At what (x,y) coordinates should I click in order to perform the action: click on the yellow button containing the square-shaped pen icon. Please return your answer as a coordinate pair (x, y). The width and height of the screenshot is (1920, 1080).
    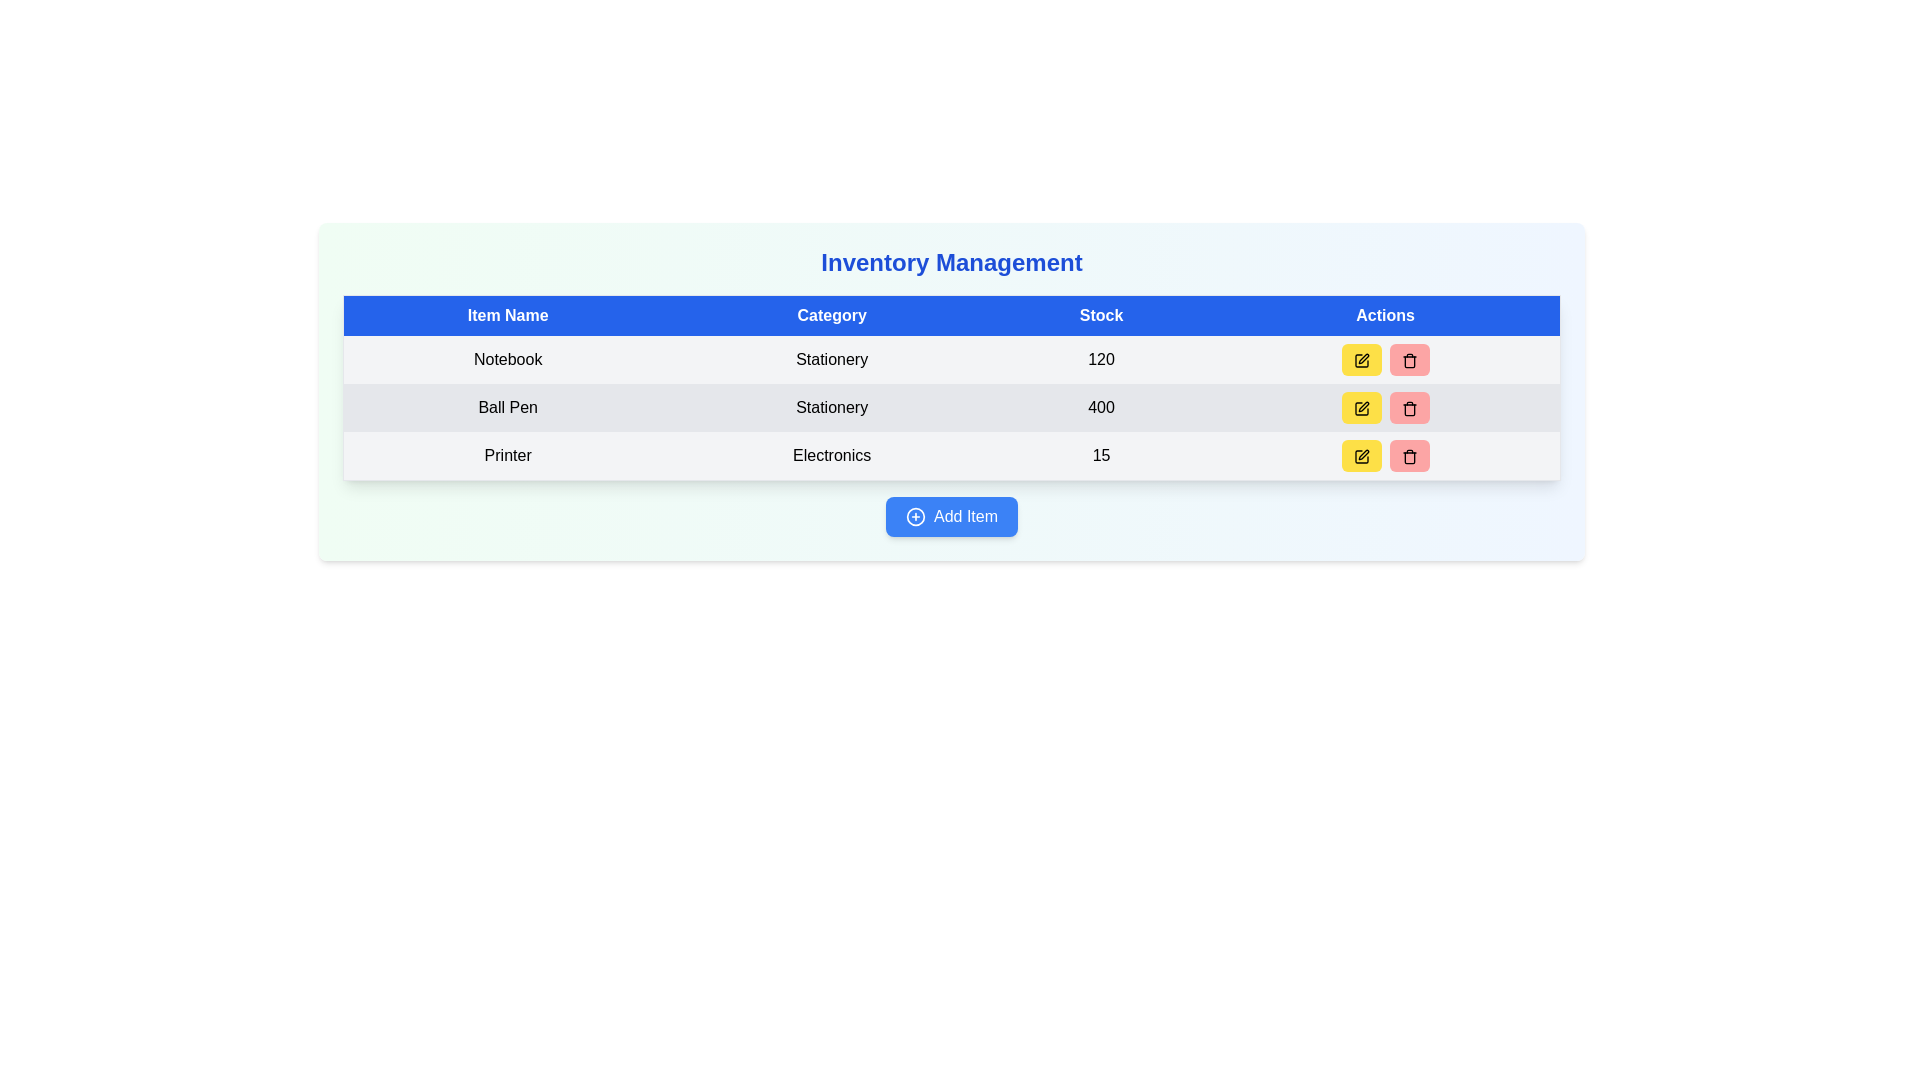
    Looking at the image, I should click on (1360, 407).